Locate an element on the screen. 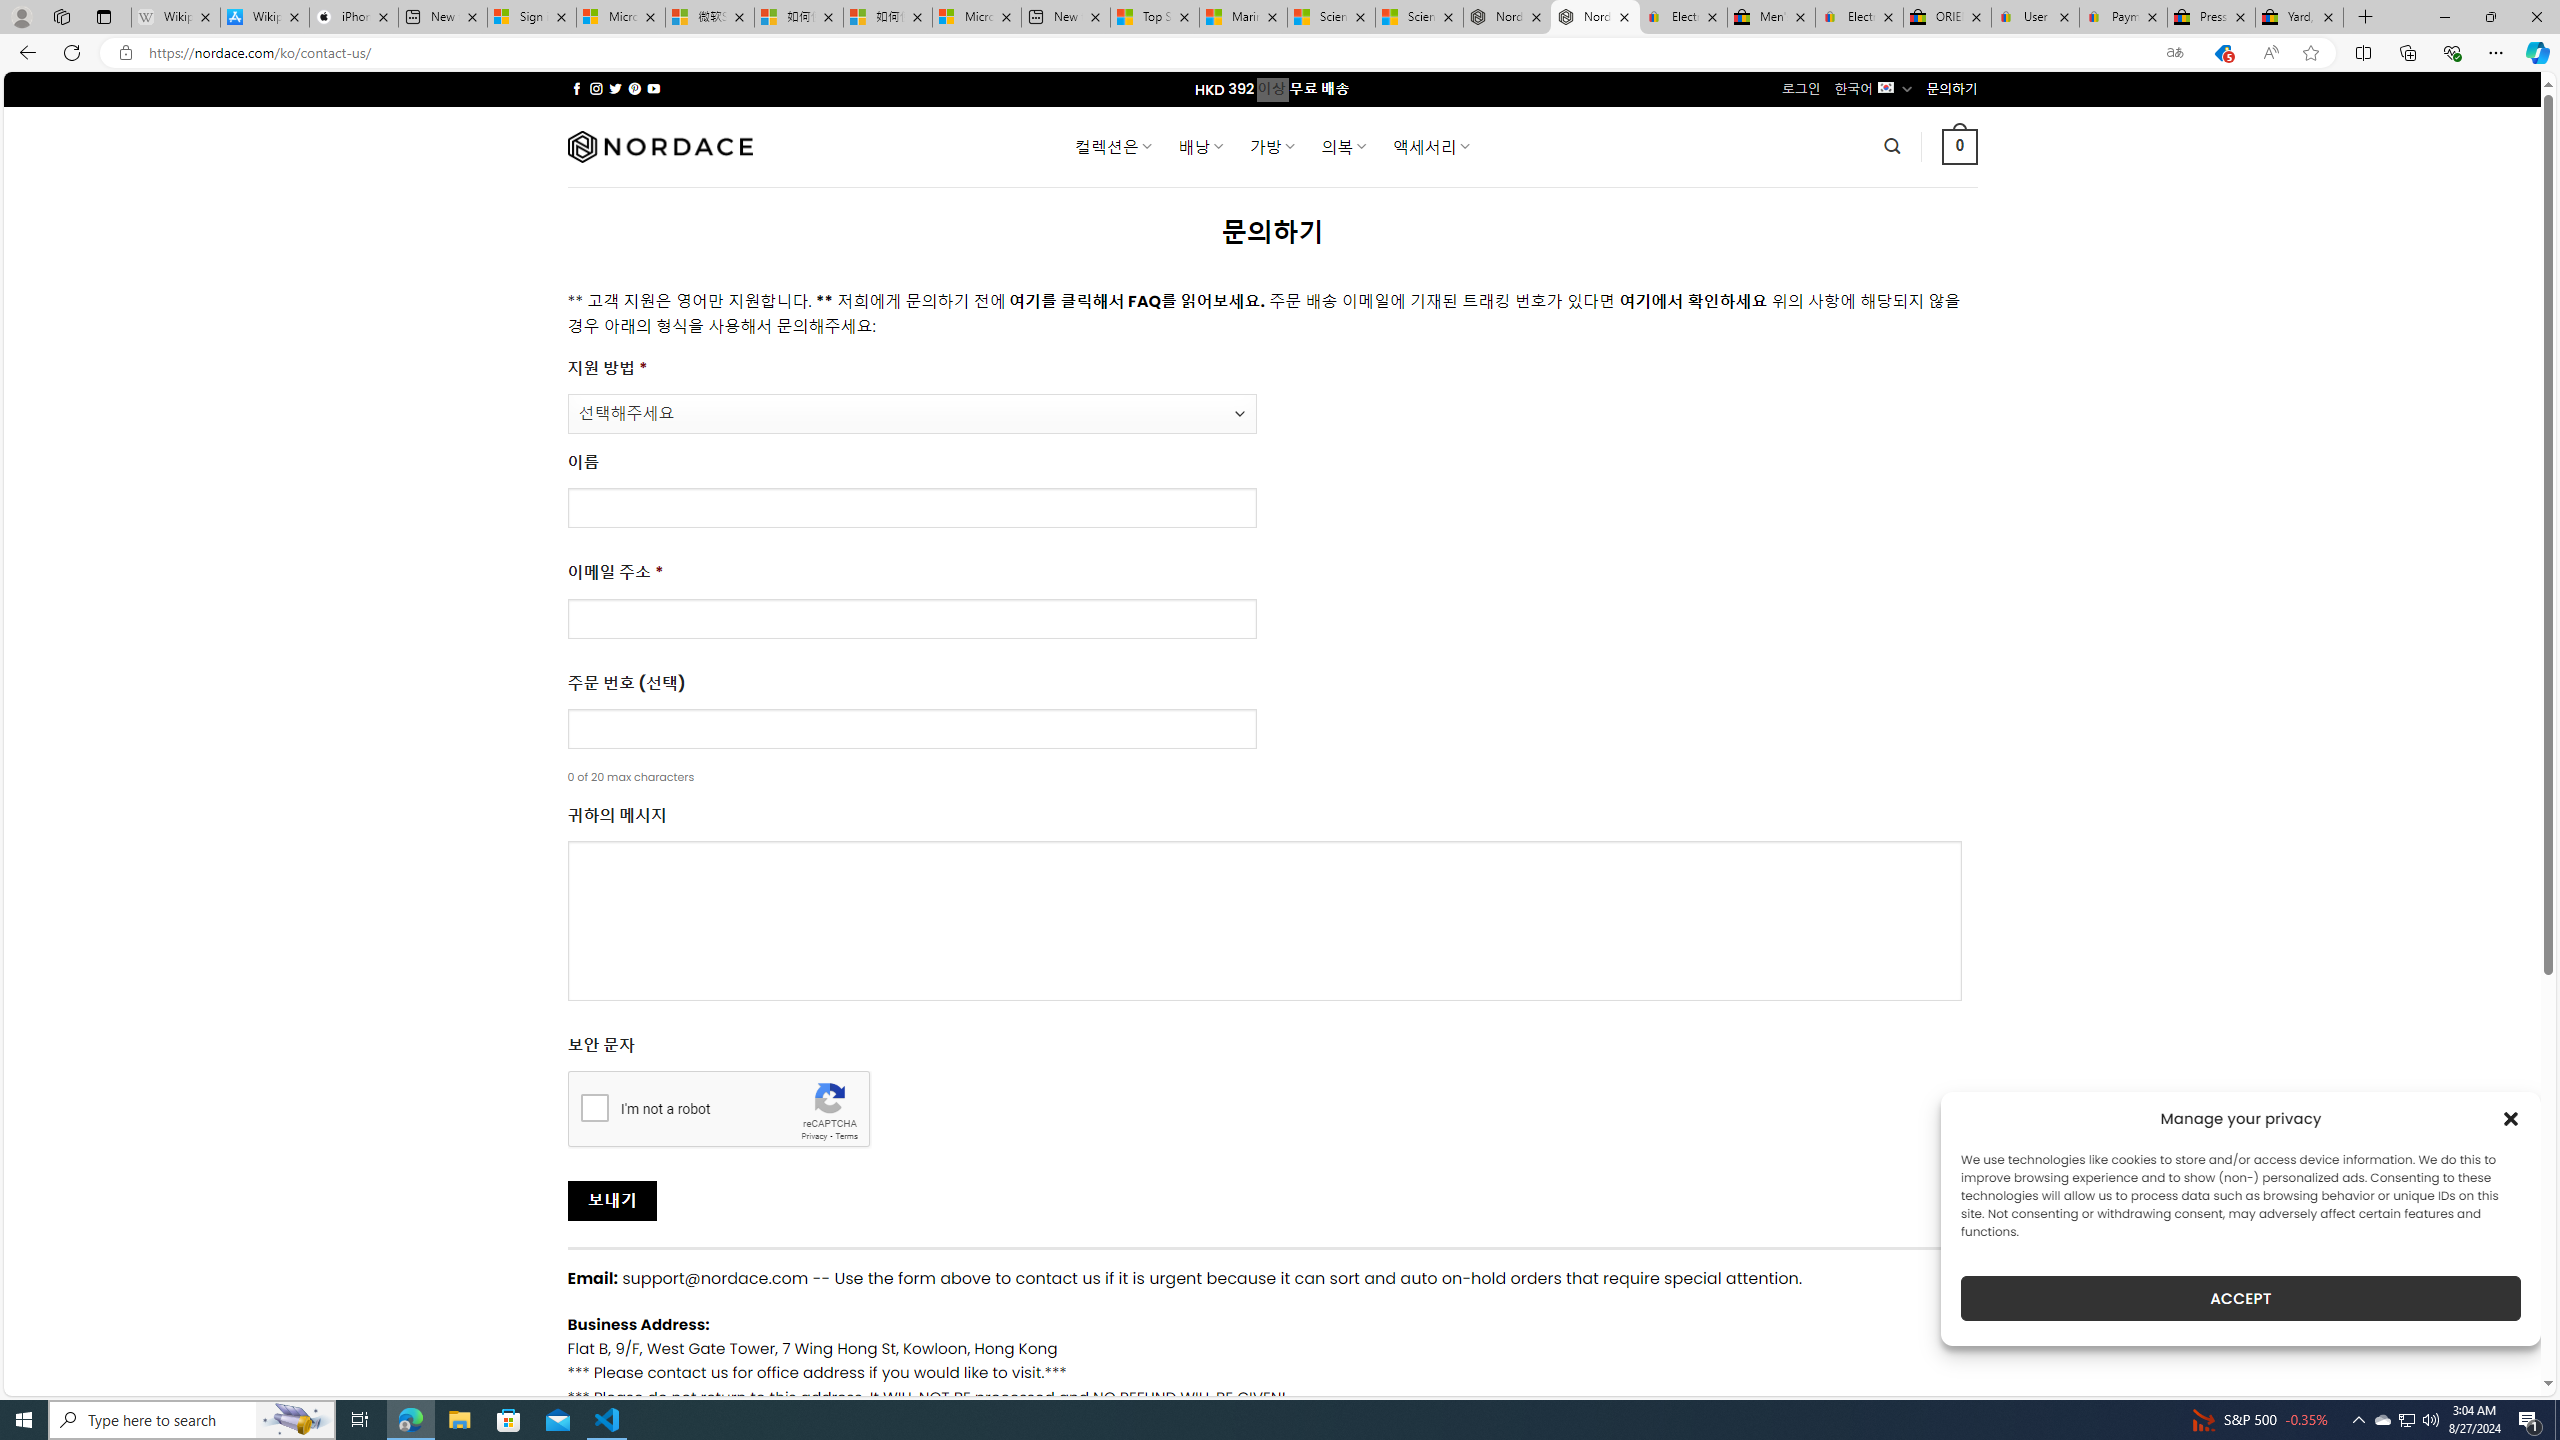  'Show translate options' is located at coordinates (2173, 53).